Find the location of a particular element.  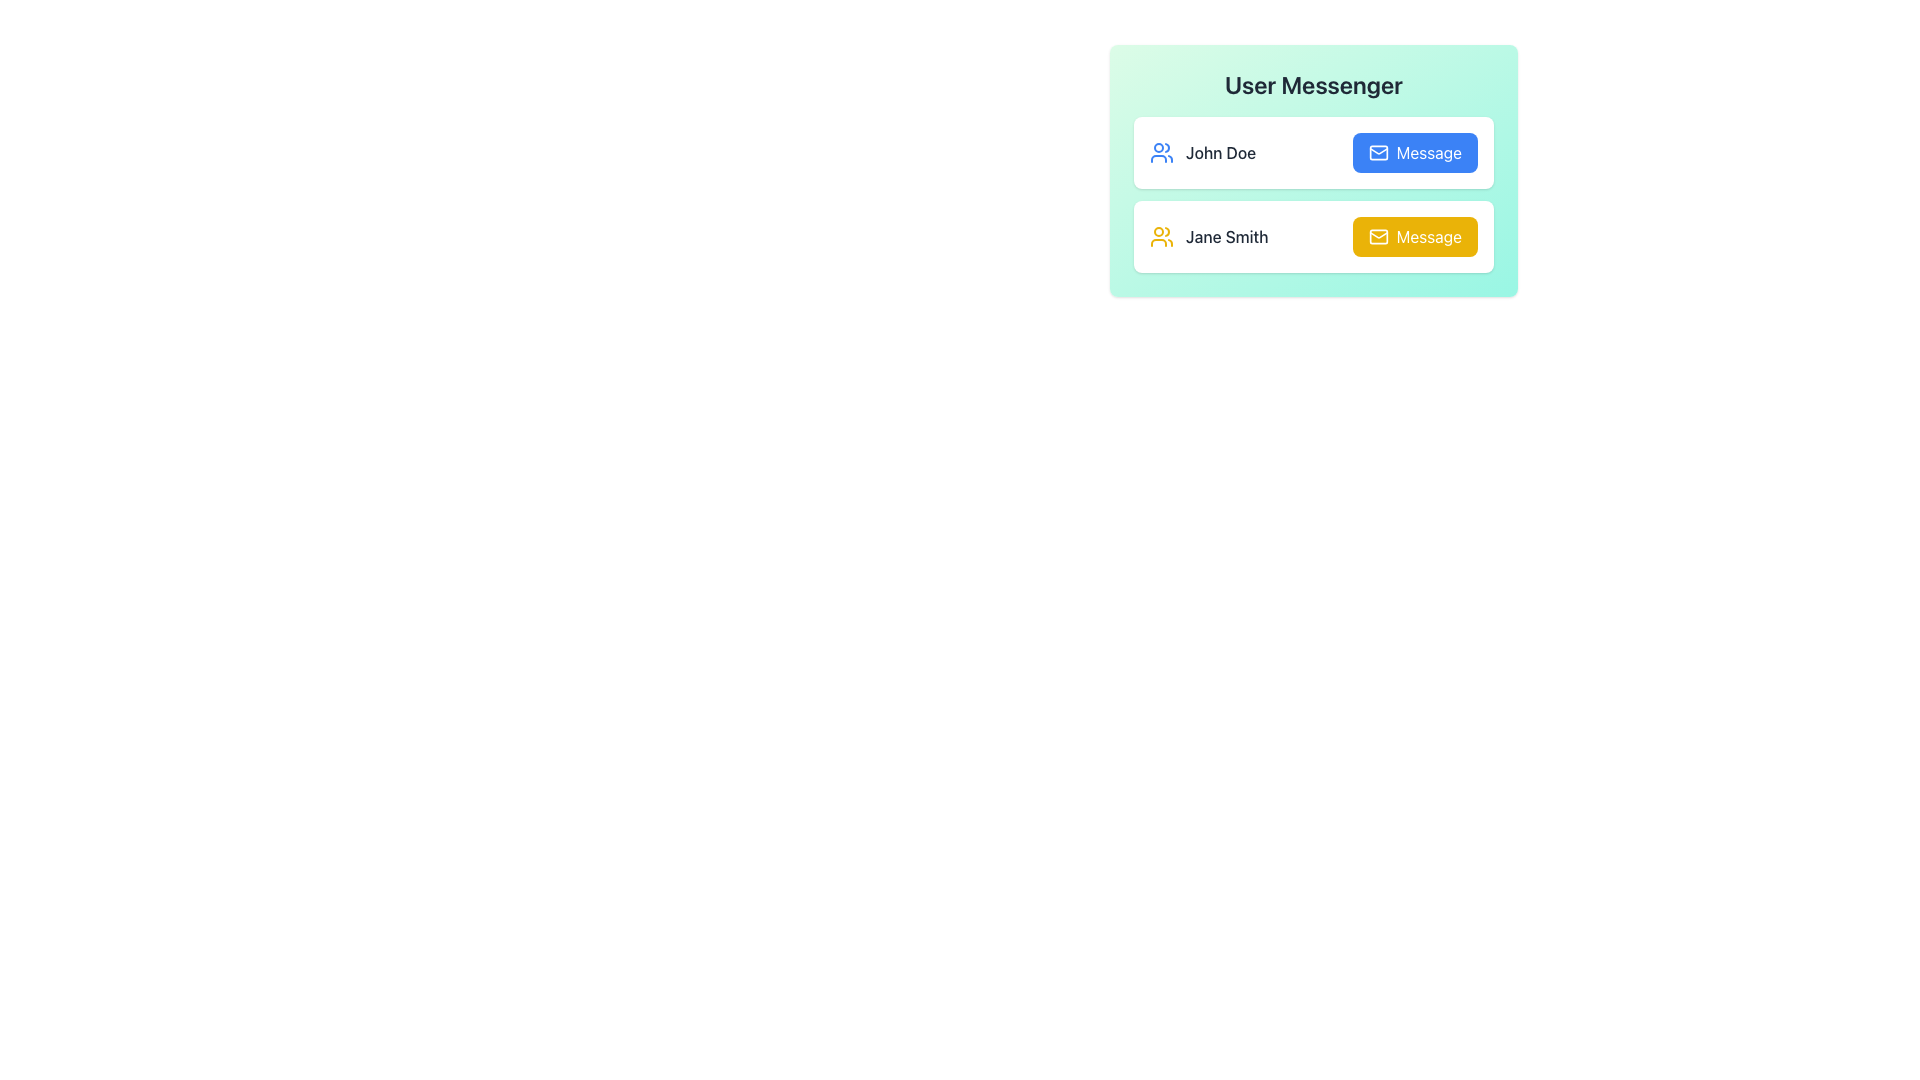

the user entry in the messaging interface that displays the user's name, positioned as the first entry under 'User Messenger' is located at coordinates (1314, 152).